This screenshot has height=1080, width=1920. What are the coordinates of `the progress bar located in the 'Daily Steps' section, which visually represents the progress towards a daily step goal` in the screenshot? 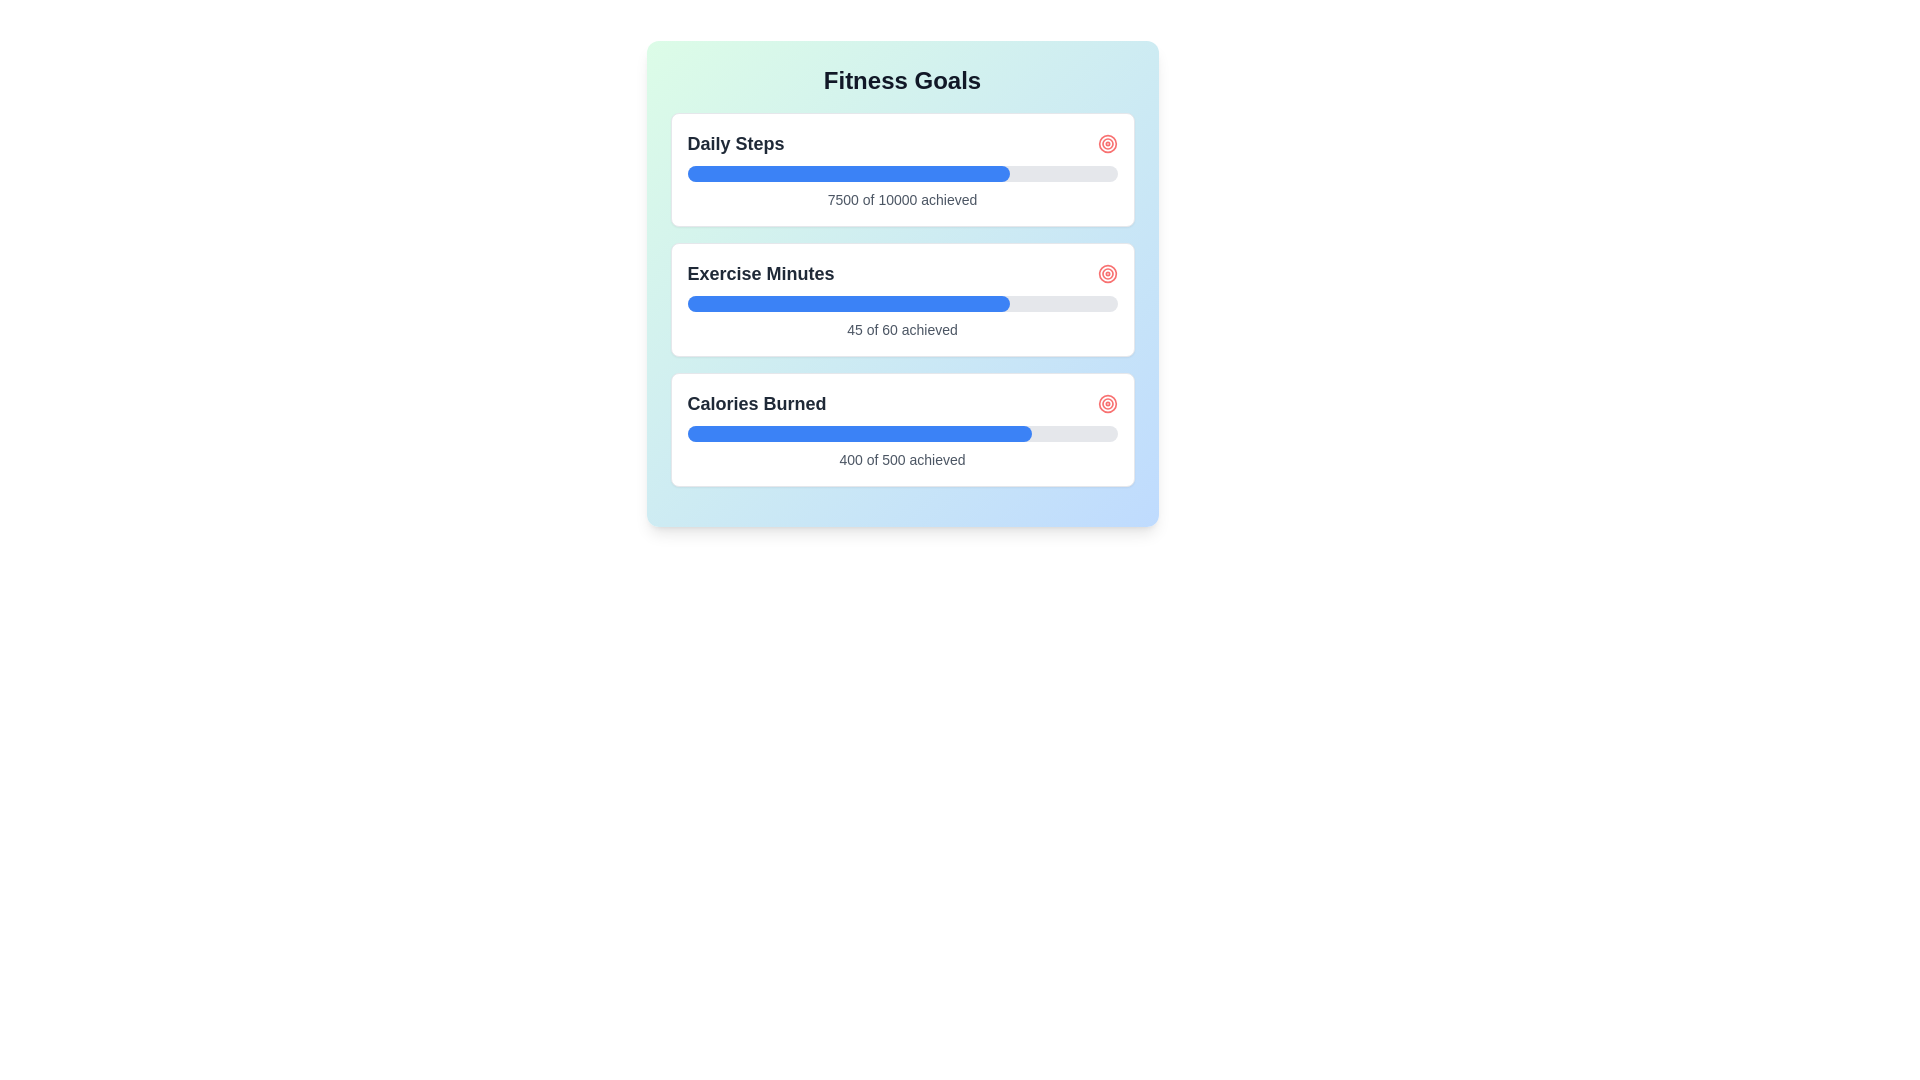 It's located at (848, 172).